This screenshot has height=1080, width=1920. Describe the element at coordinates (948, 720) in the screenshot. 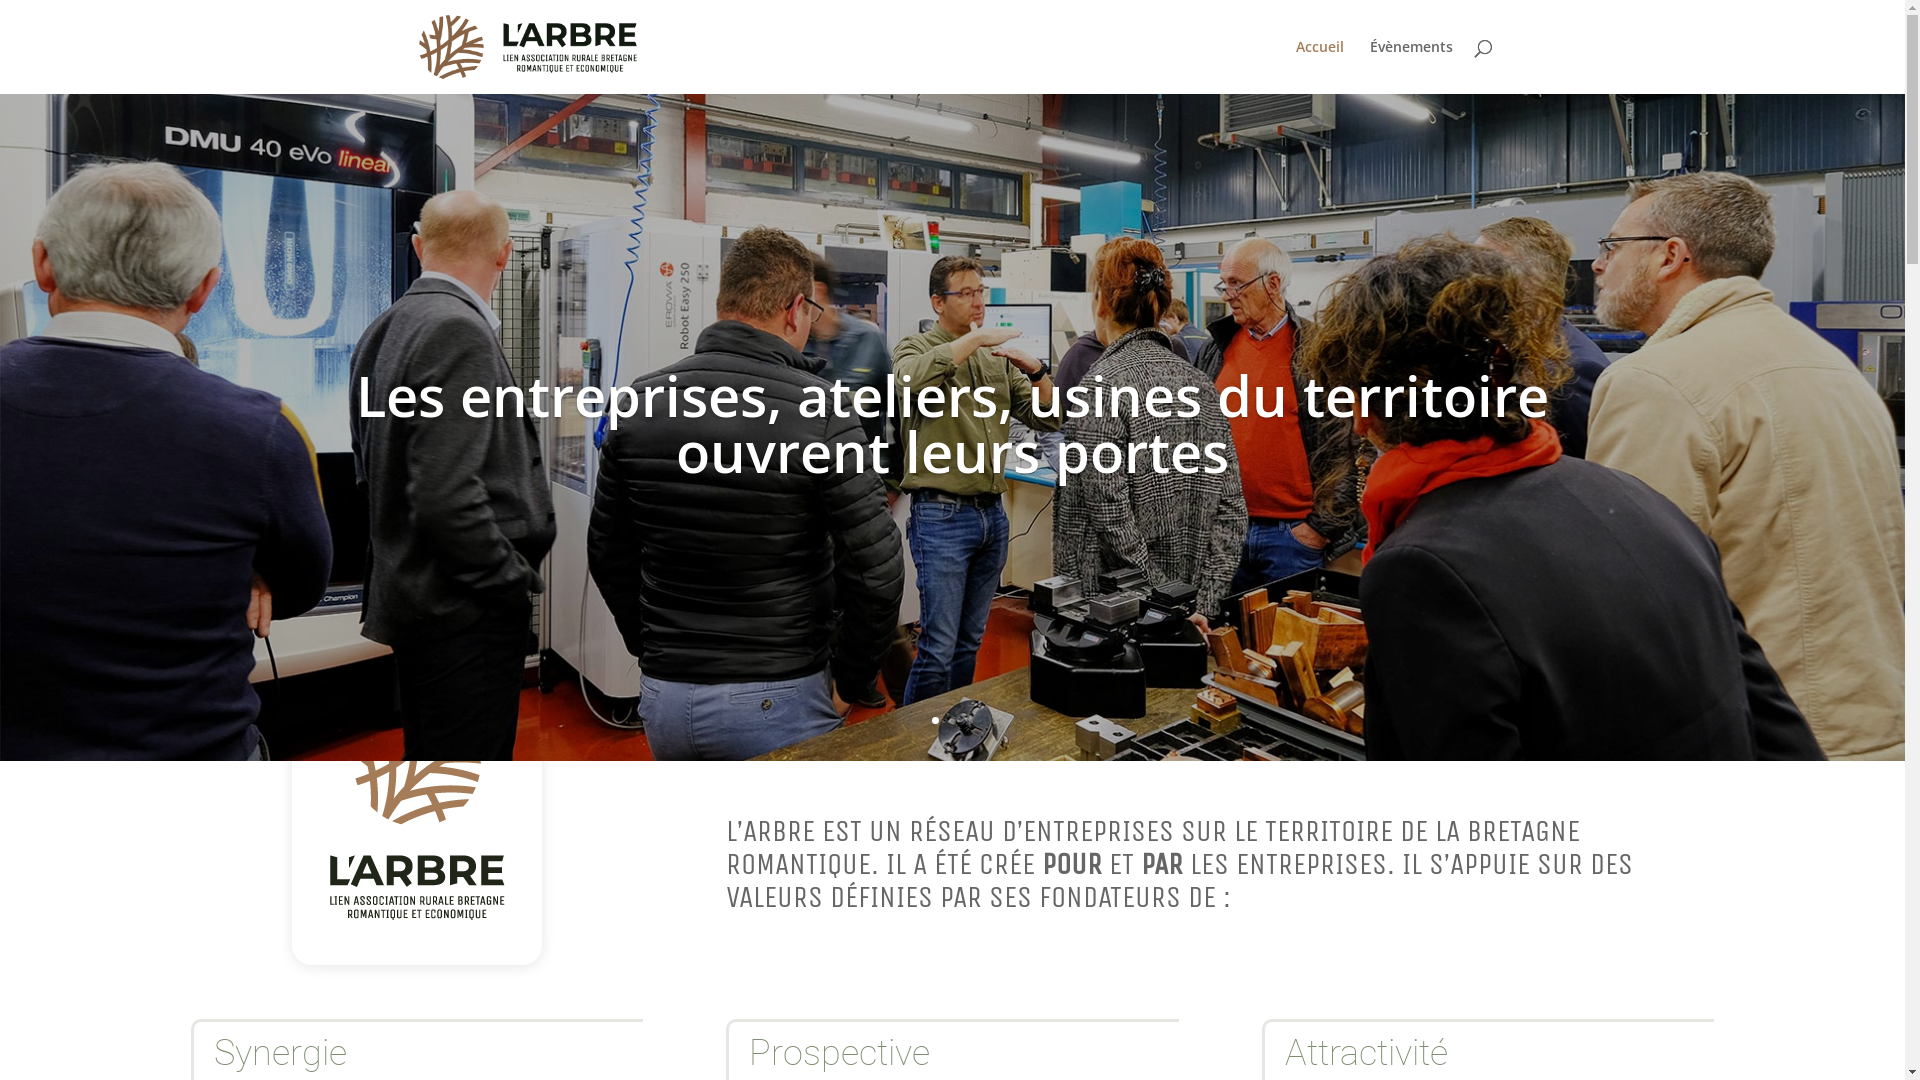

I see `'2'` at that location.